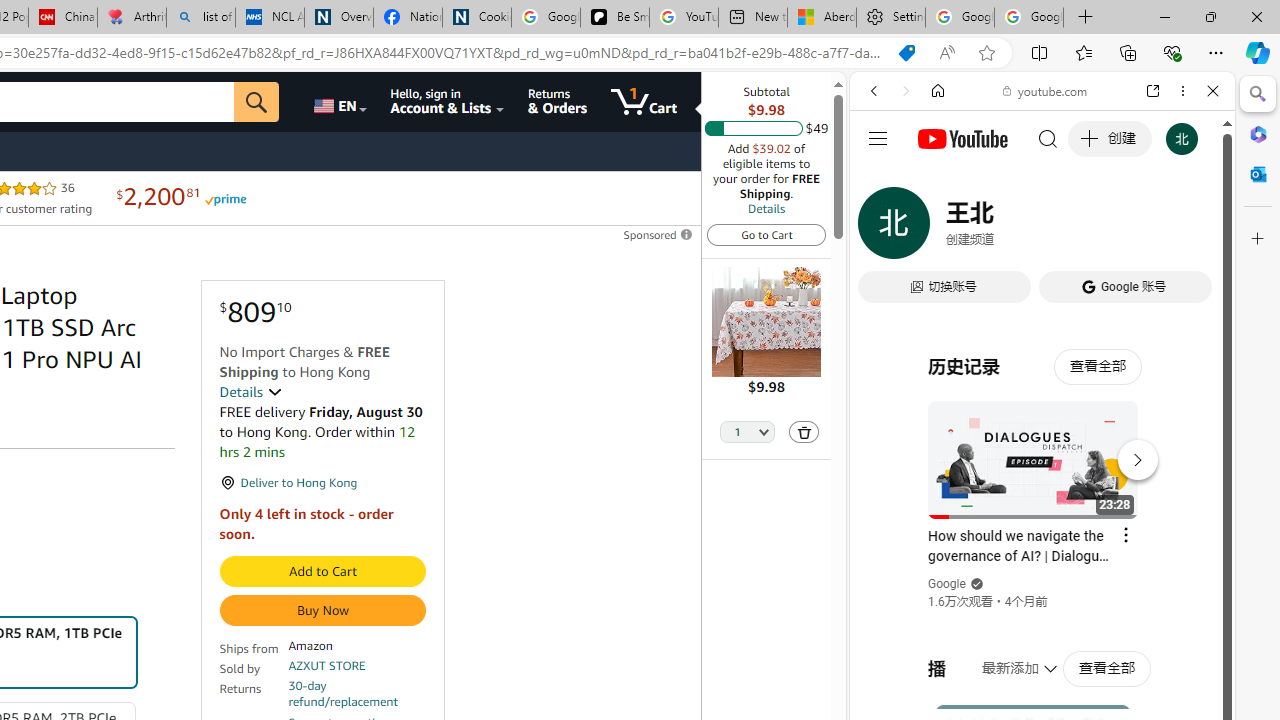 This screenshot has height=720, width=1280. Describe the element at coordinates (475, 17) in the screenshot. I see `'Cookies'` at that location.